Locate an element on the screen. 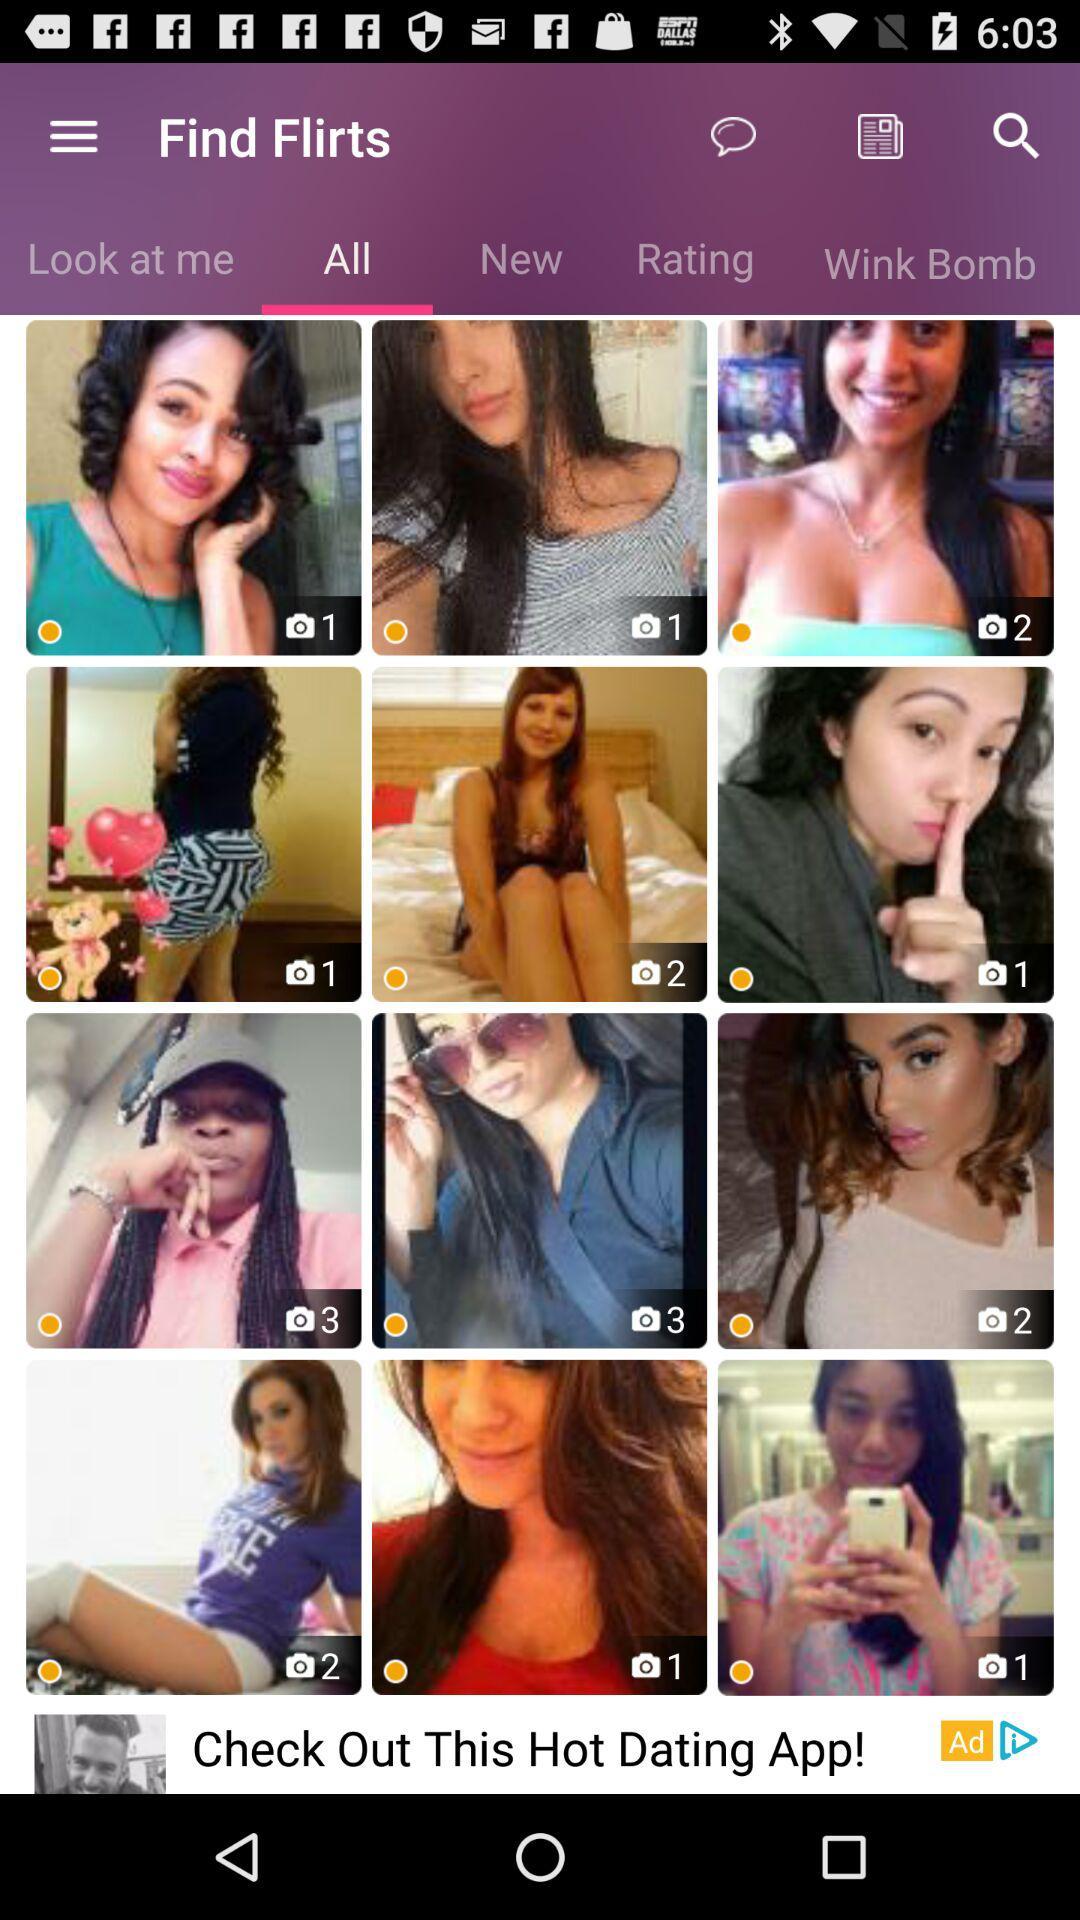 The height and width of the screenshot is (1920, 1080). the icon next to find flirts item is located at coordinates (72, 135).